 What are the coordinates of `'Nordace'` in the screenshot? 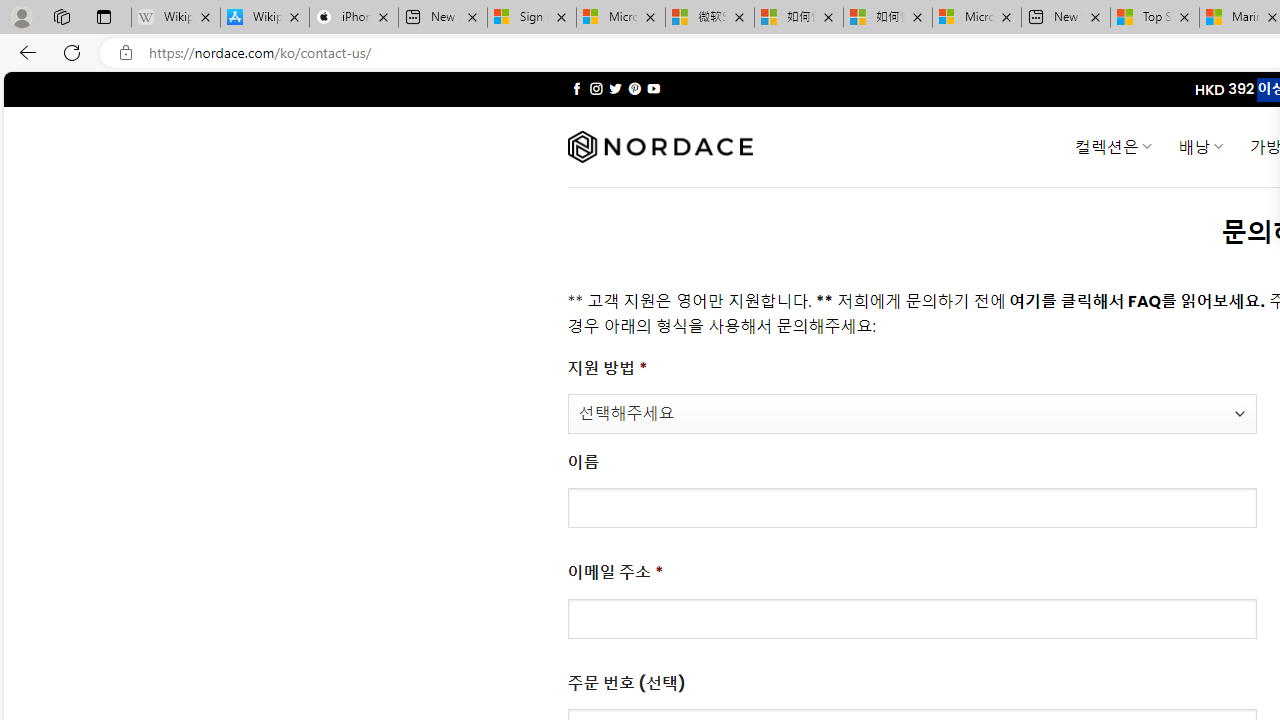 It's located at (659, 146).